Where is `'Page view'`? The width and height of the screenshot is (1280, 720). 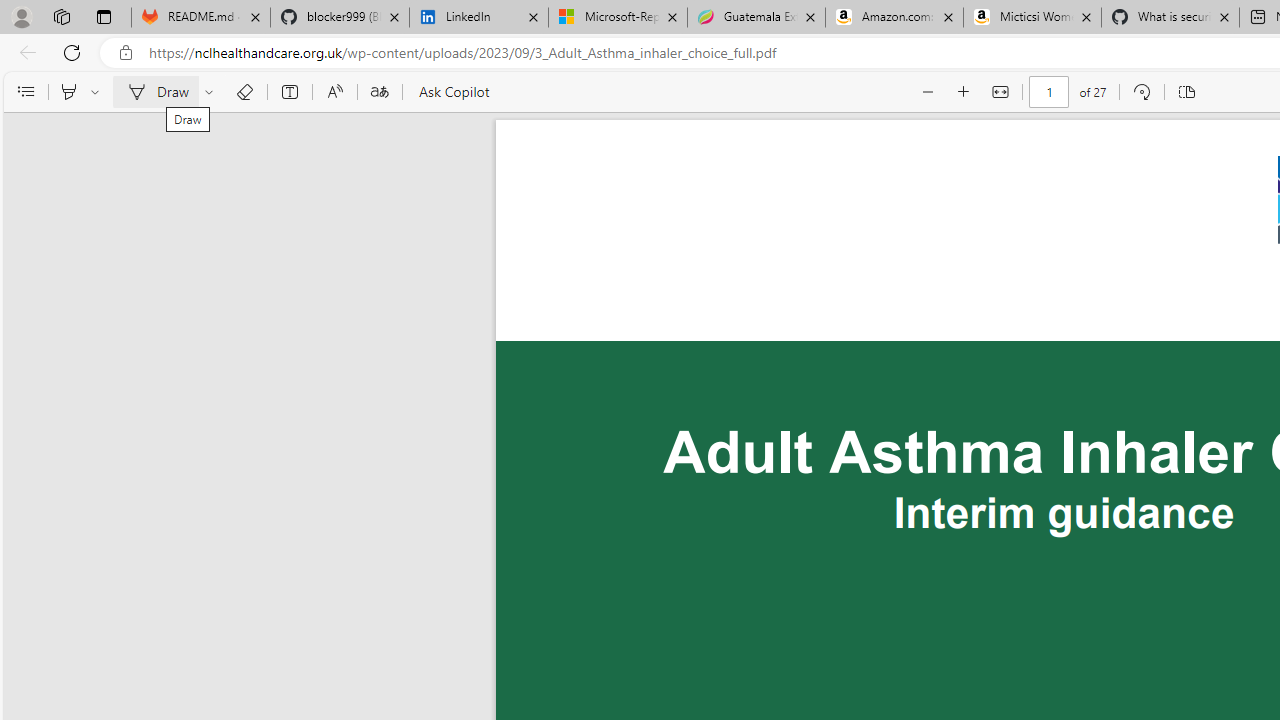 'Page view' is located at coordinates (1185, 92).